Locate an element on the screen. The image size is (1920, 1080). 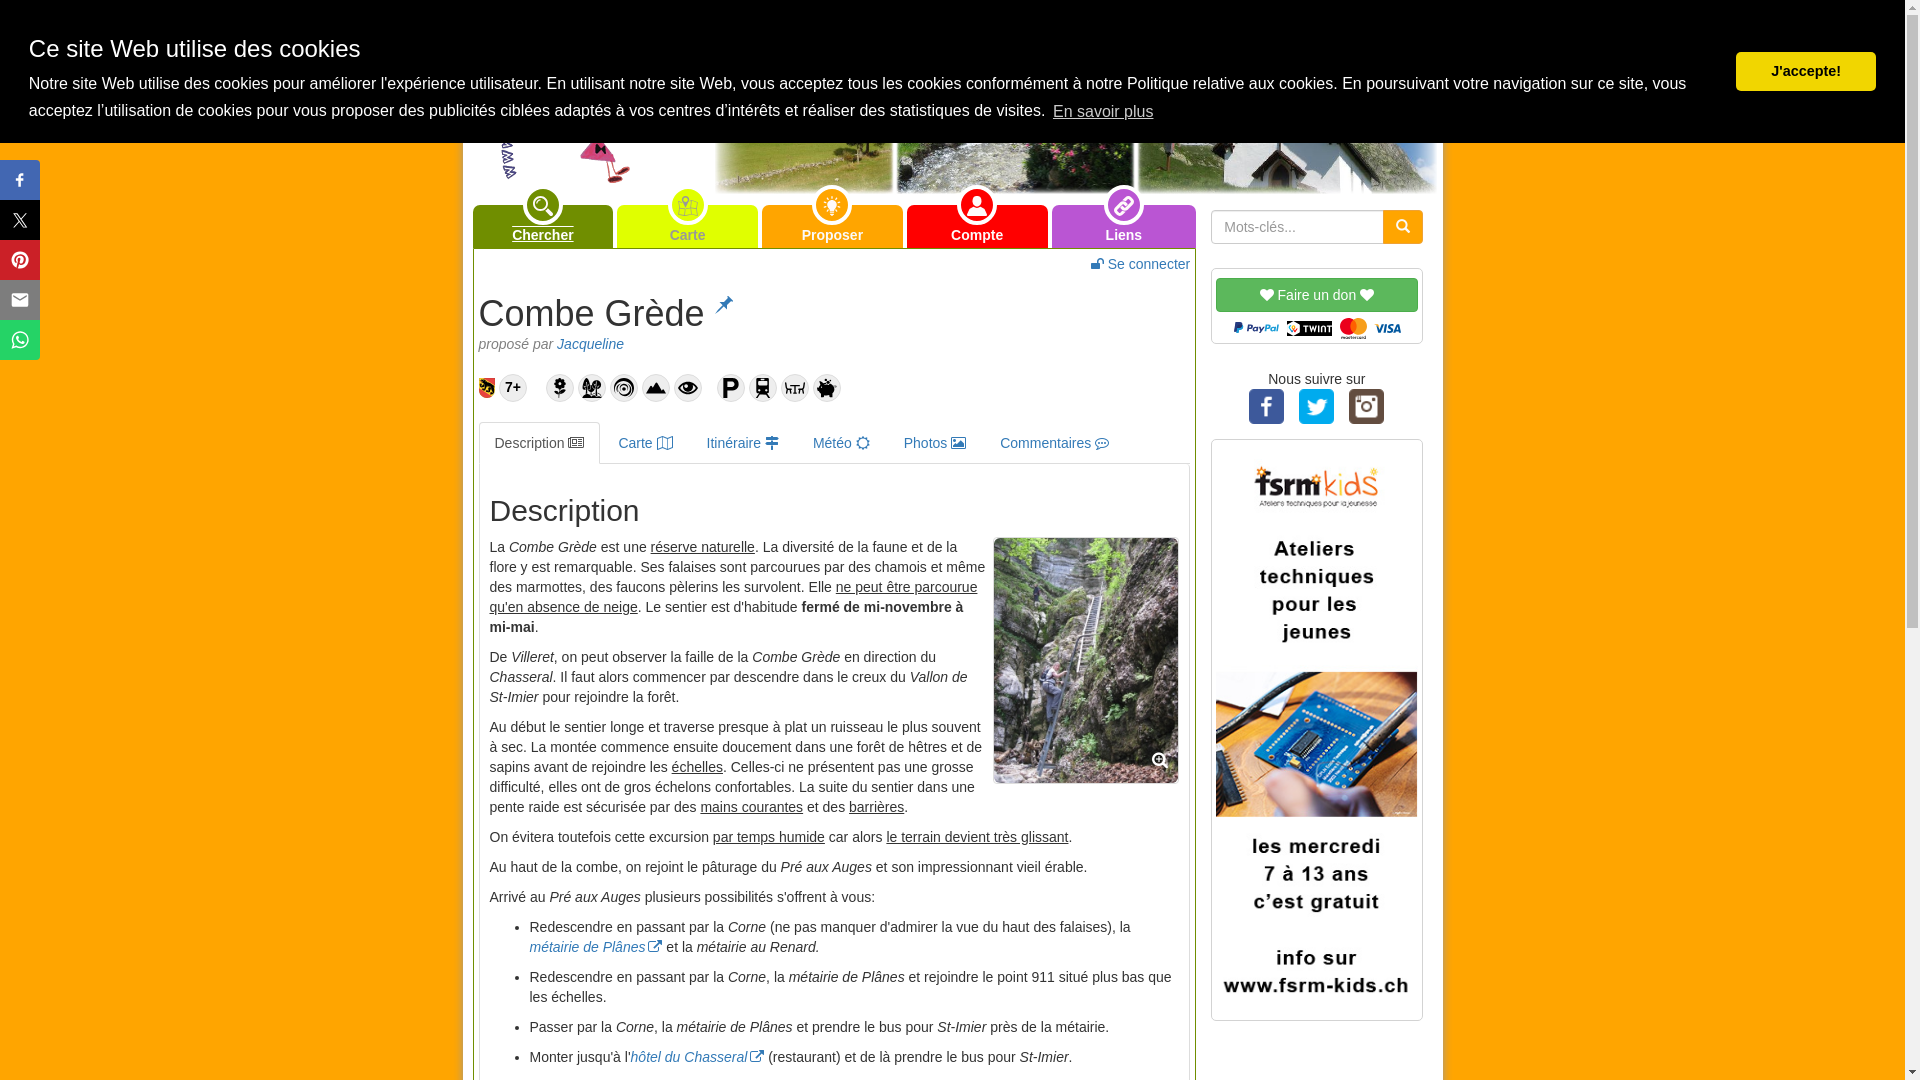
'Compte' is located at coordinates (977, 225).